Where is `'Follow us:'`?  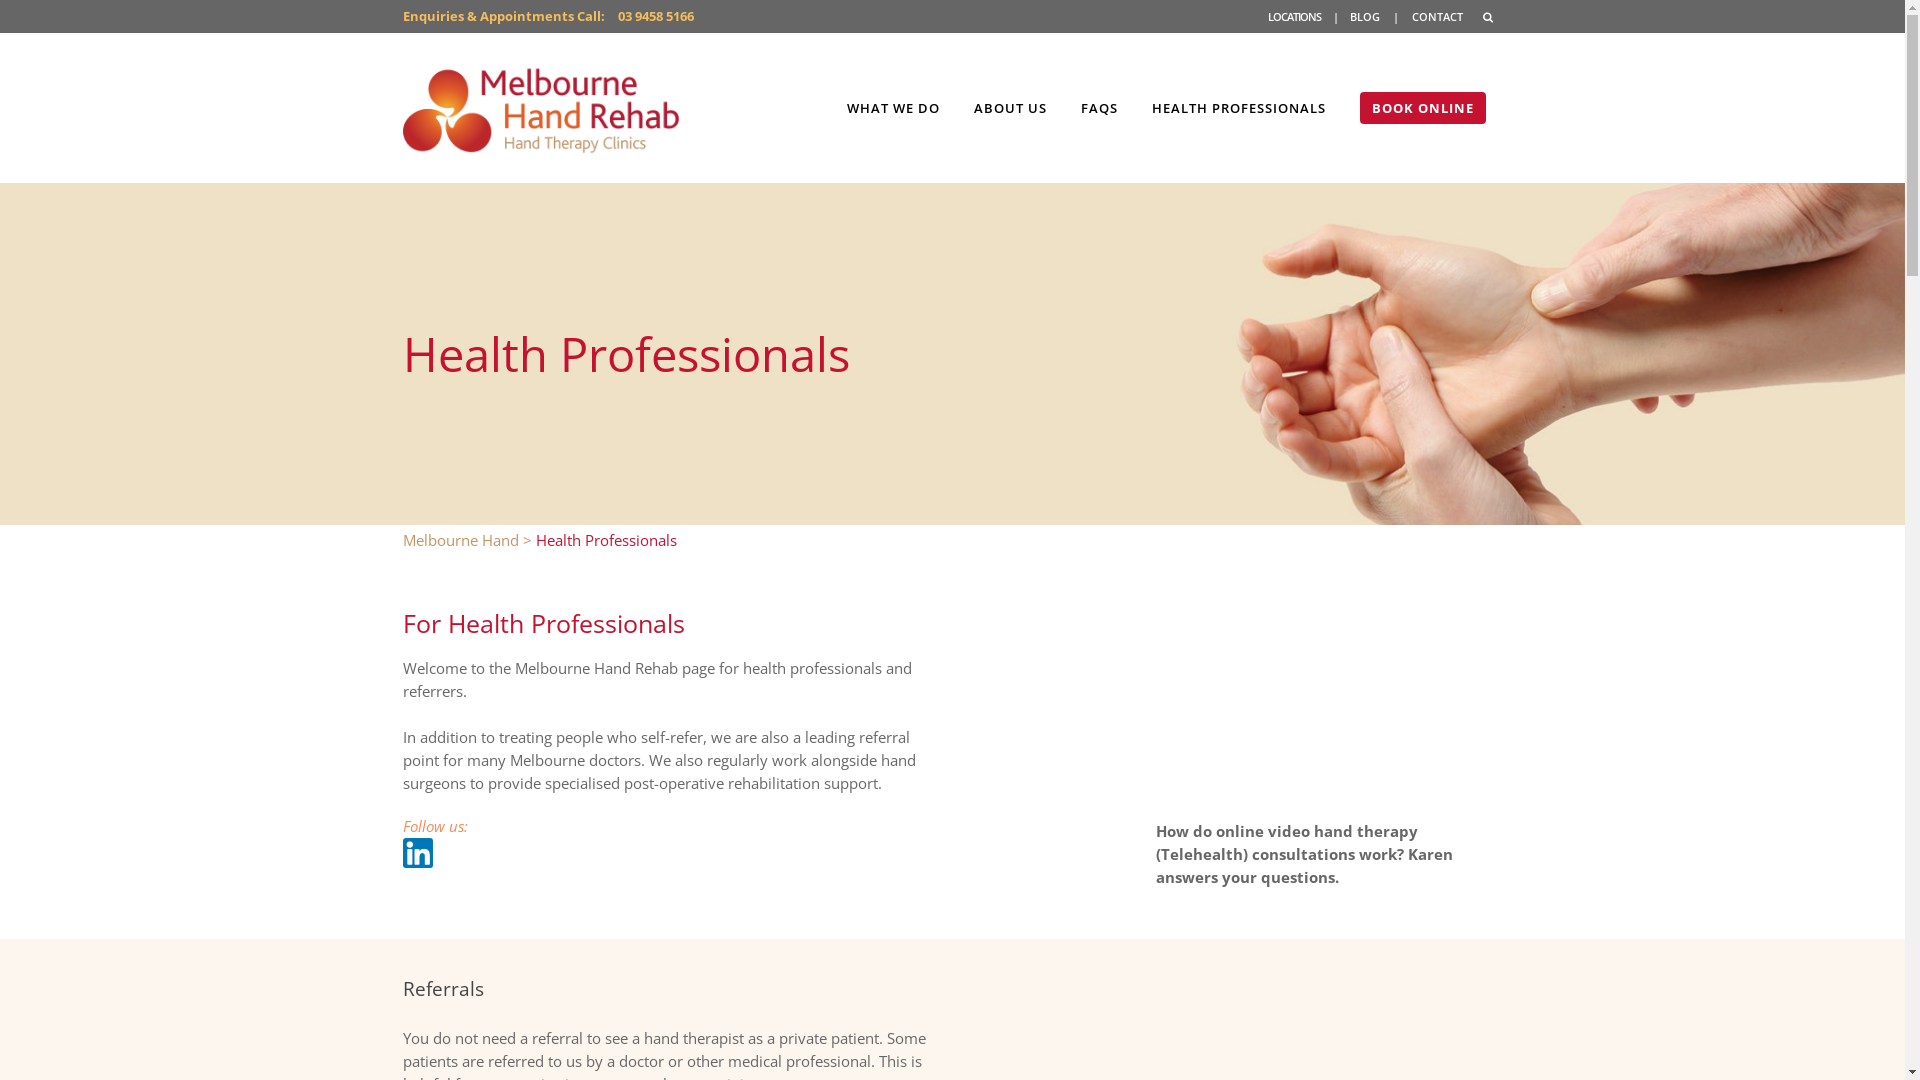
'Follow us:' is located at coordinates (433, 825).